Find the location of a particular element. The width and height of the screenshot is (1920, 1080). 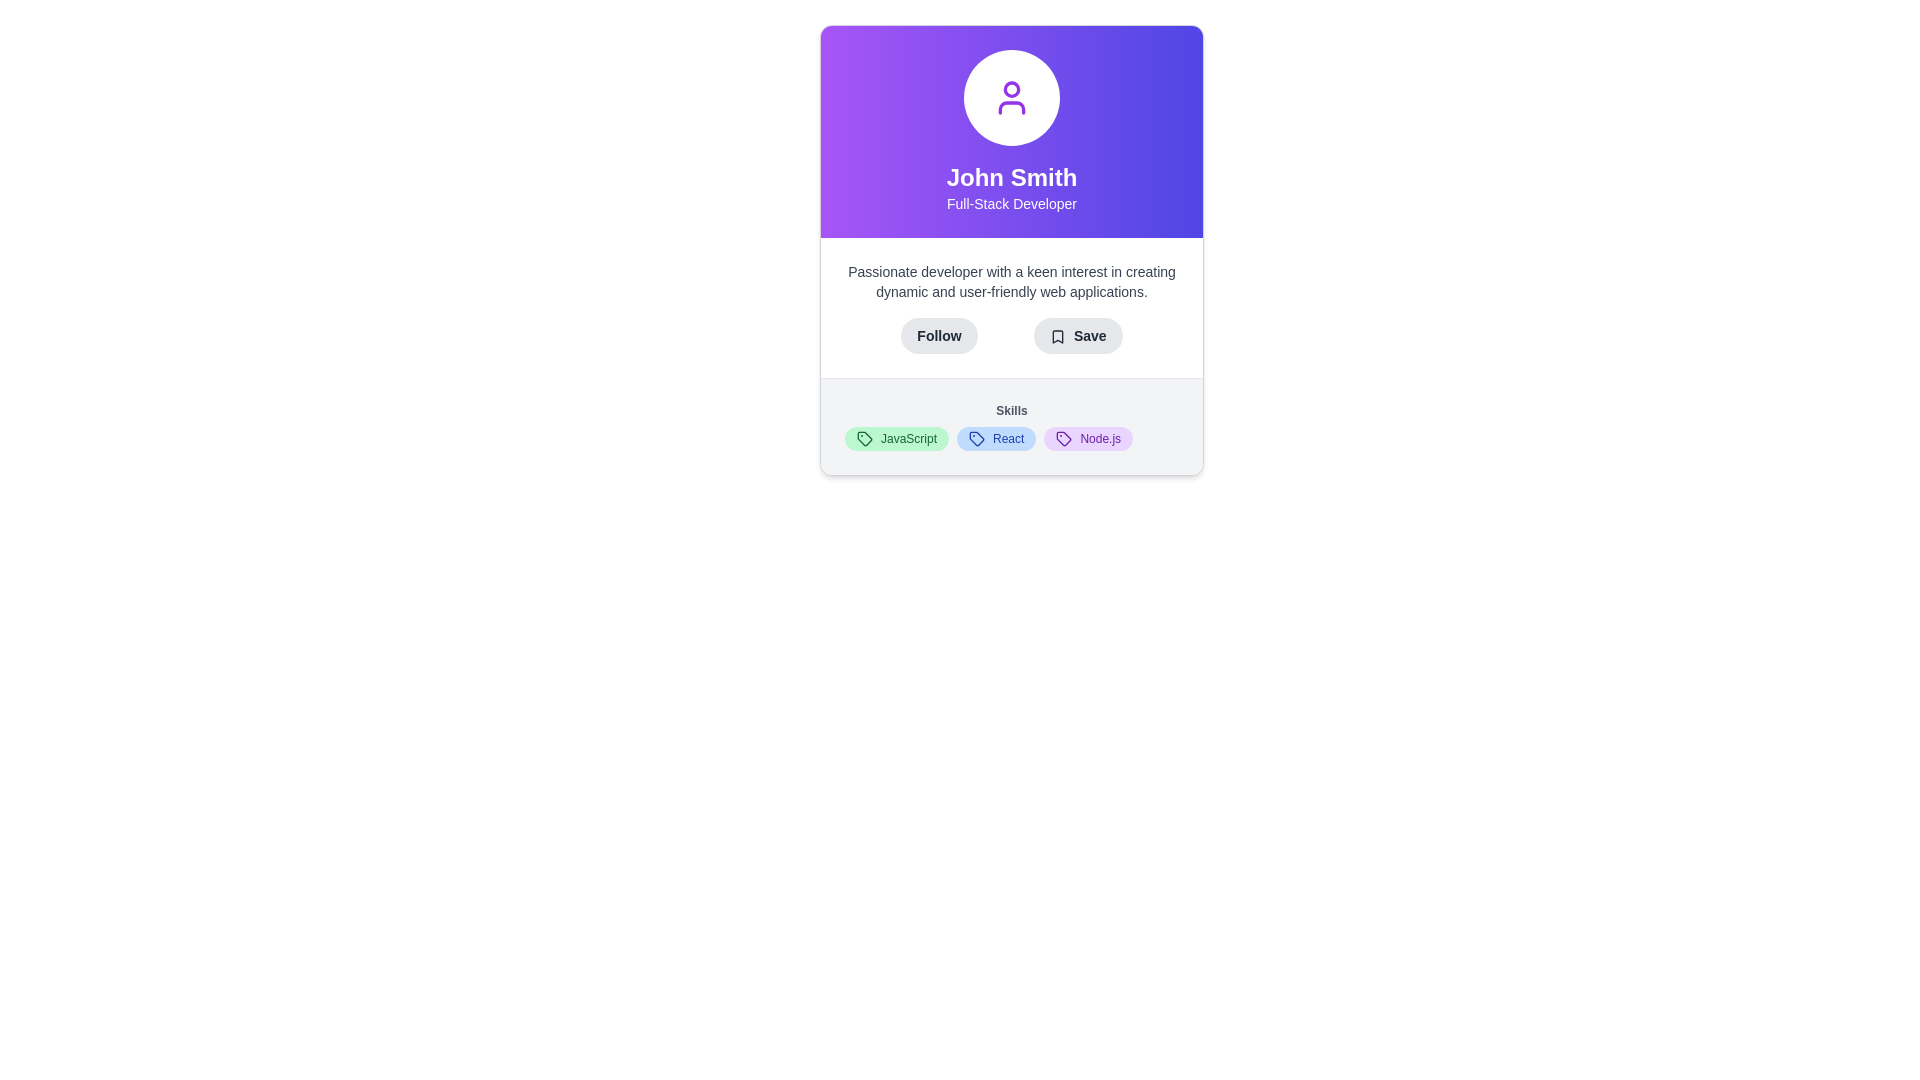

the 'Follow' button, which is a rounded rectangular button with a light gray background and dark gray text, located beneath the user description section is located at coordinates (938, 334).